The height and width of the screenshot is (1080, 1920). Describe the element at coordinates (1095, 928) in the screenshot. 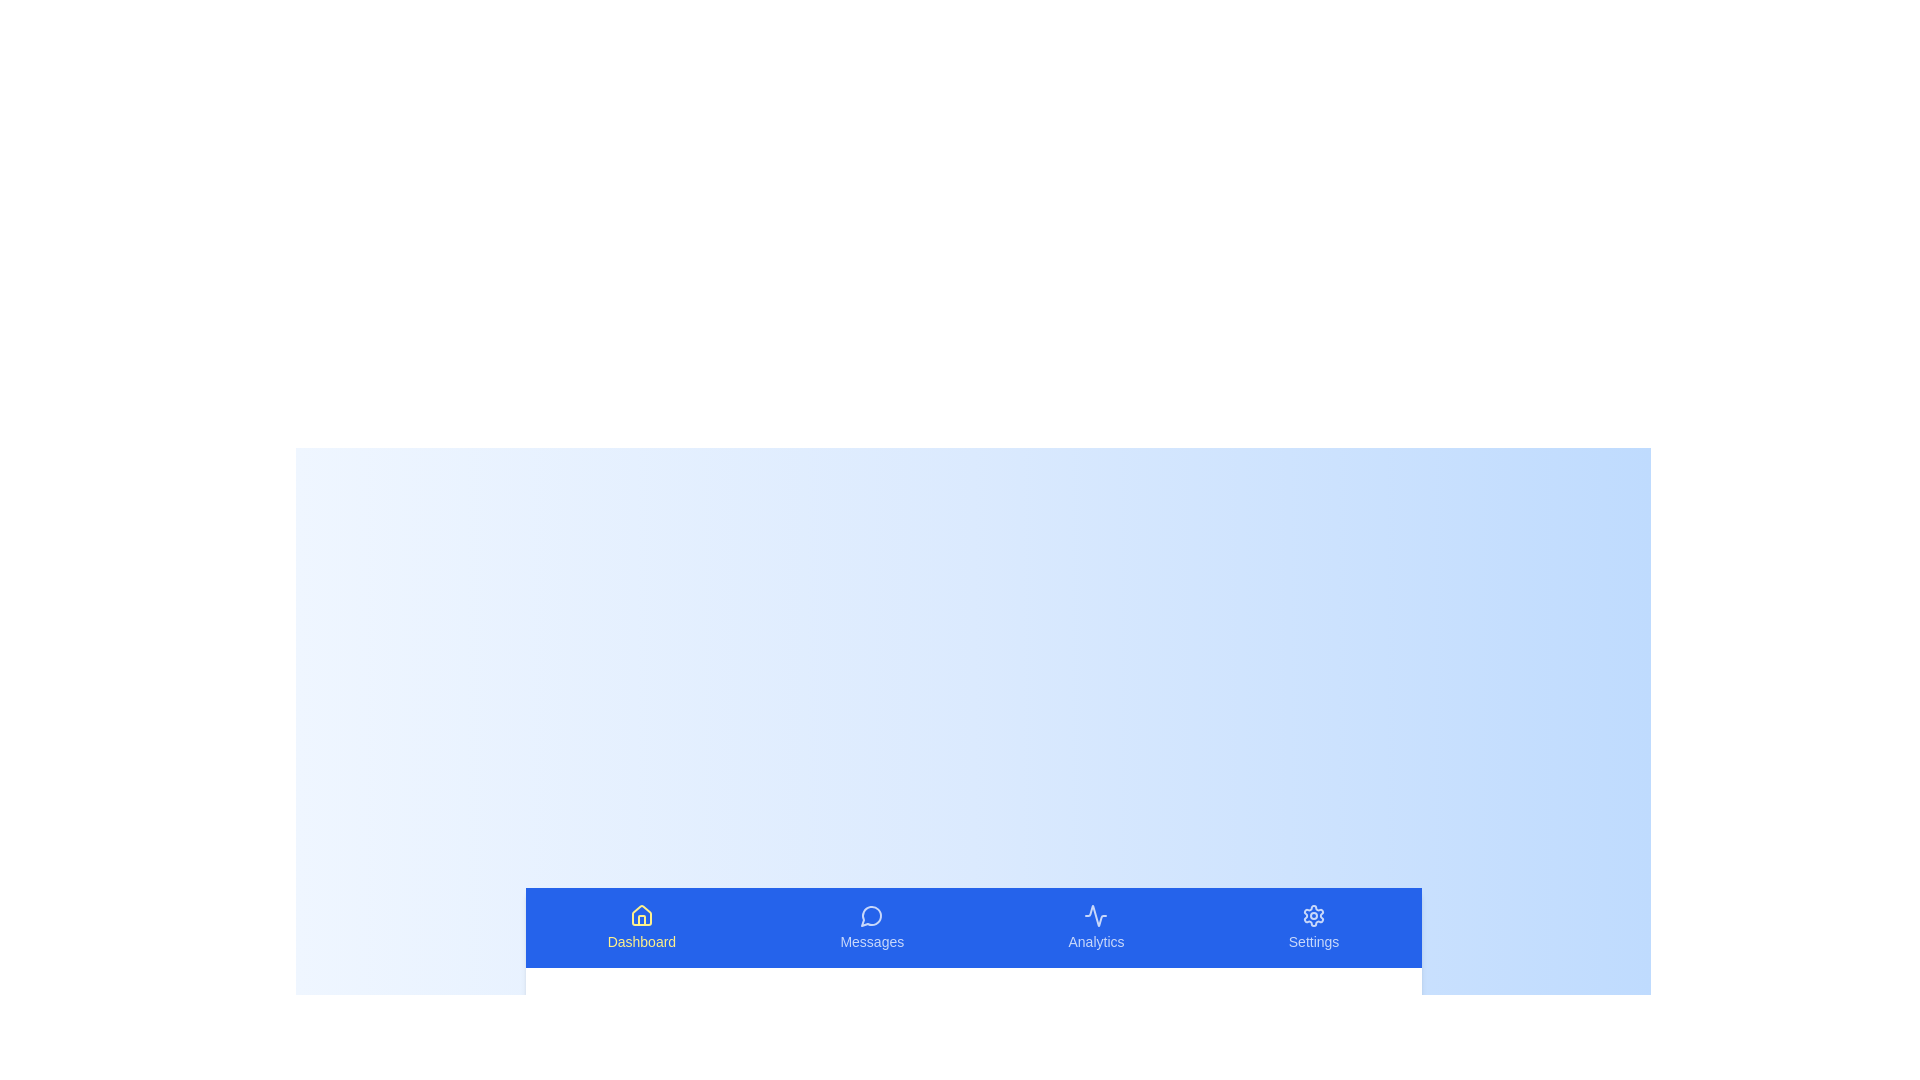

I see `the tab labeled 'Analytics' to observe the hover effect` at that location.